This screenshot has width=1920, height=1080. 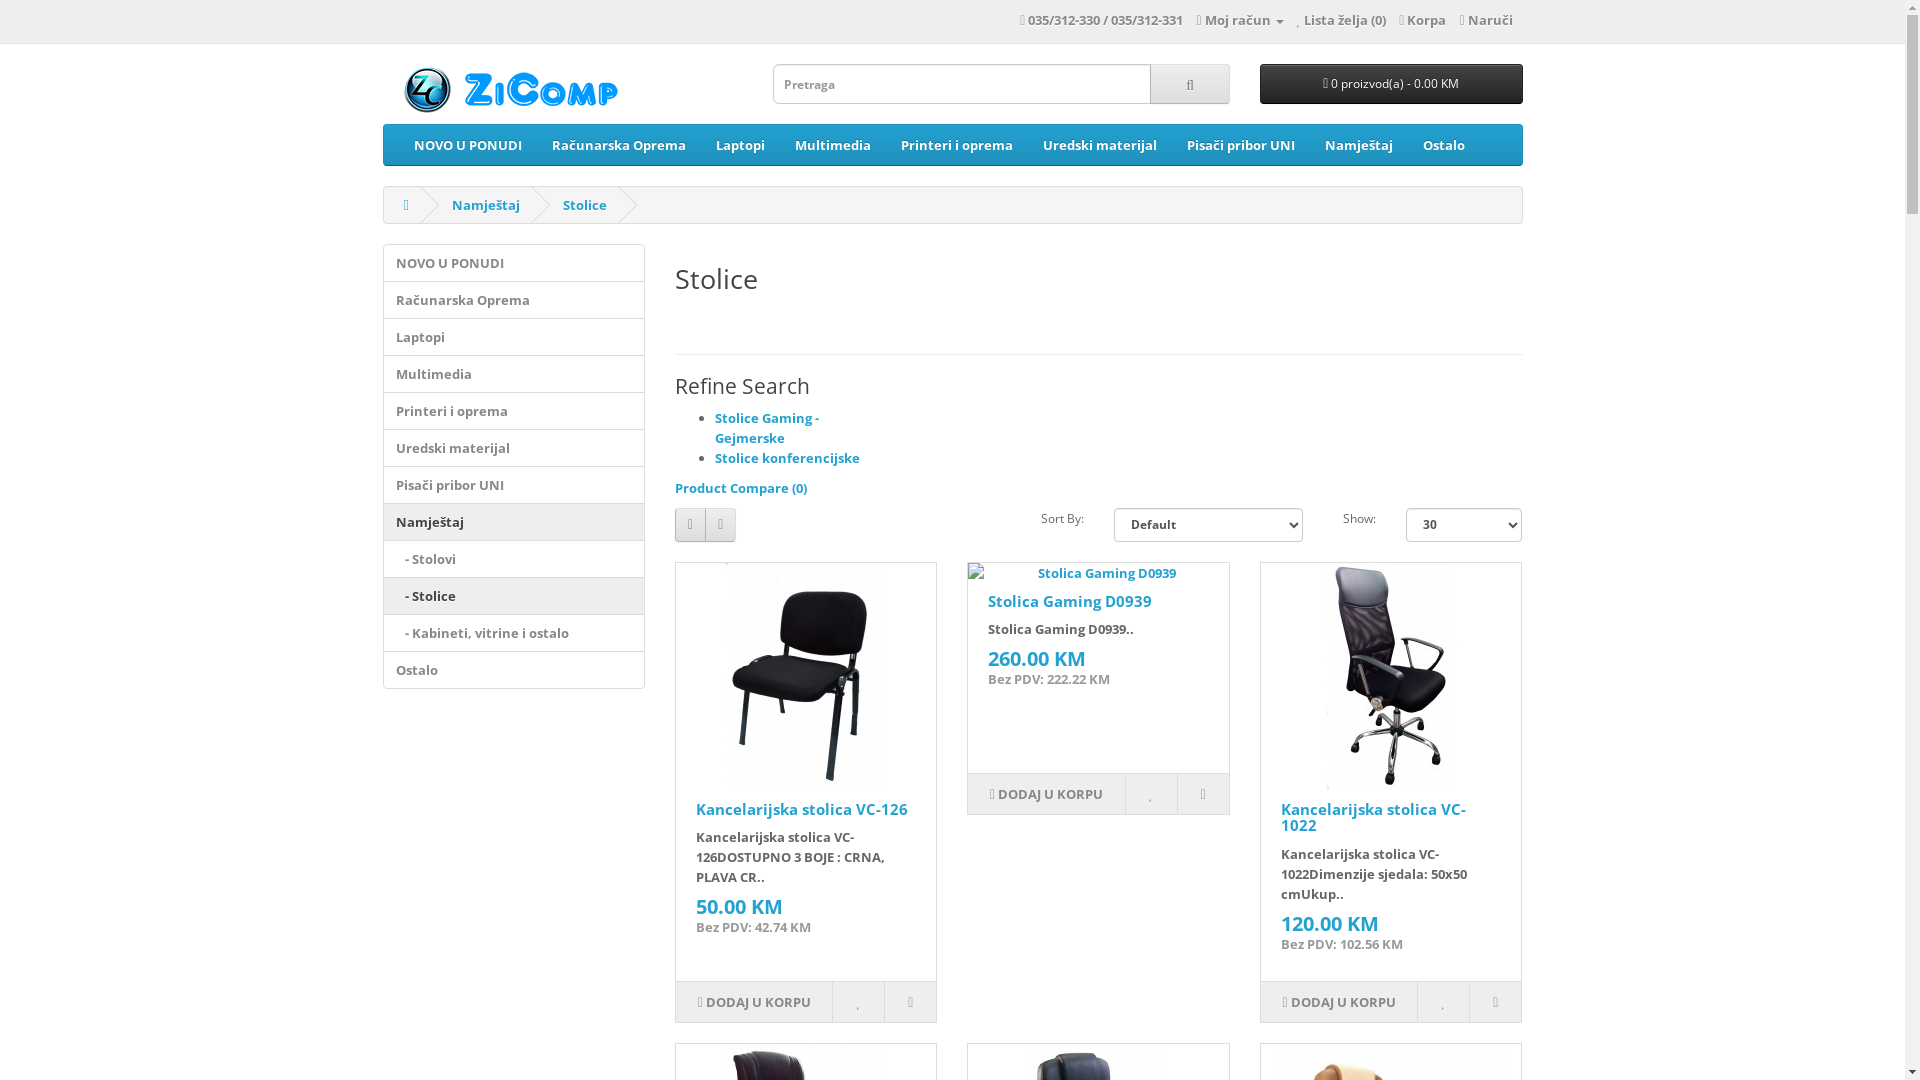 What do you see at coordinates (968, 573) in the screenshot?
I see `'Stolica Gaming D0939'` at bounding box center [968, 573].